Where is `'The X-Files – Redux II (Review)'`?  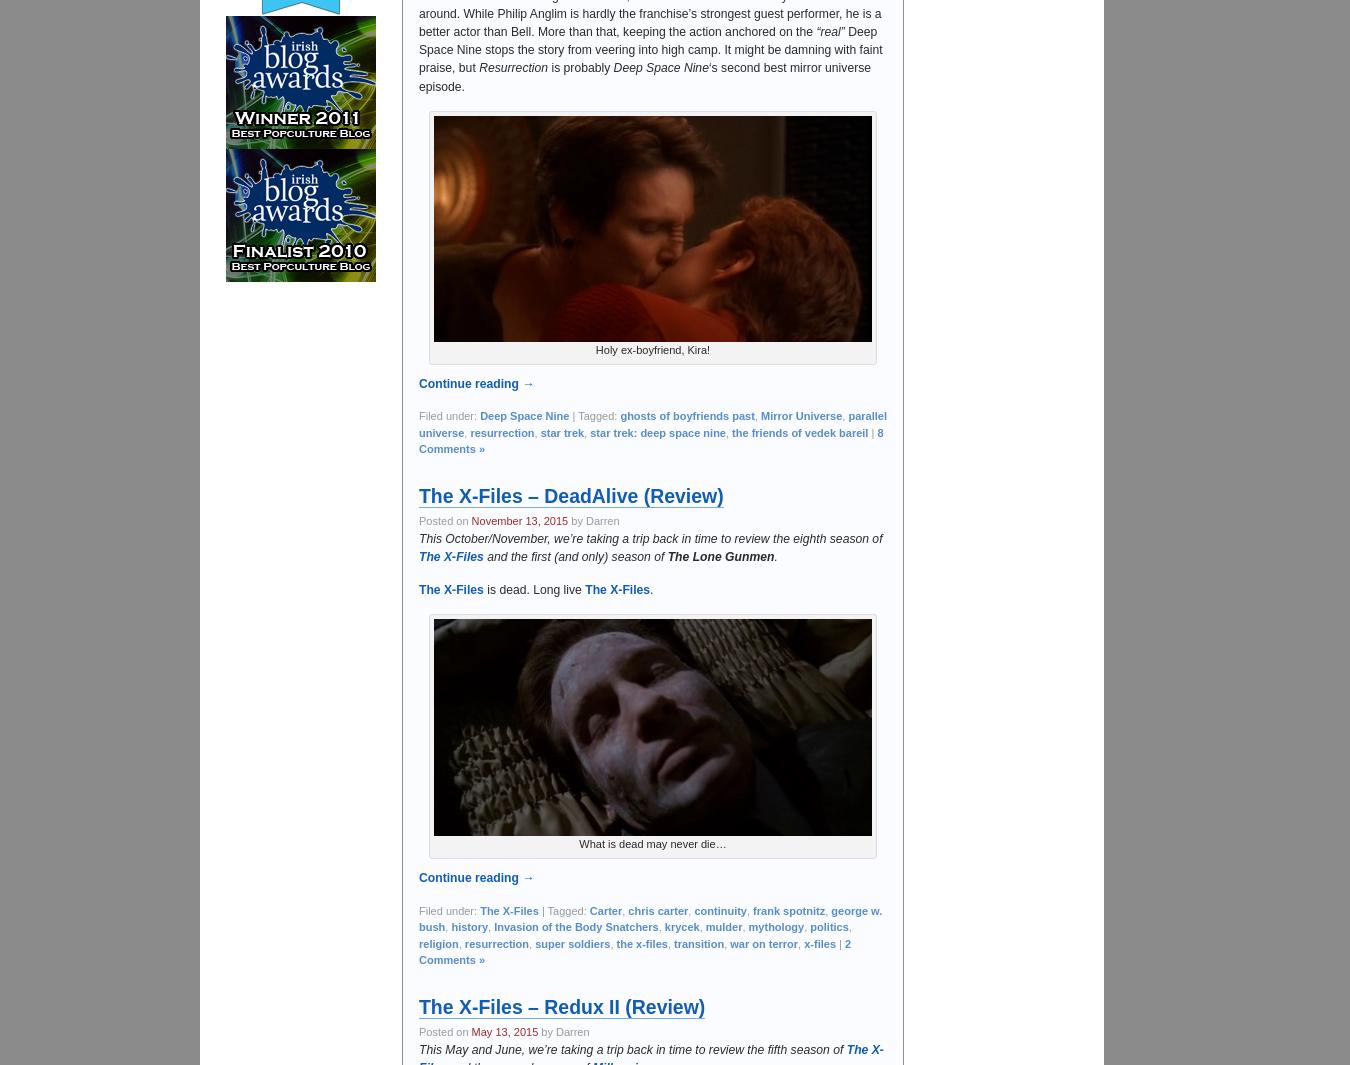
'The X-Files – Redux II (Review)' is located at coordinates (561, 1005).